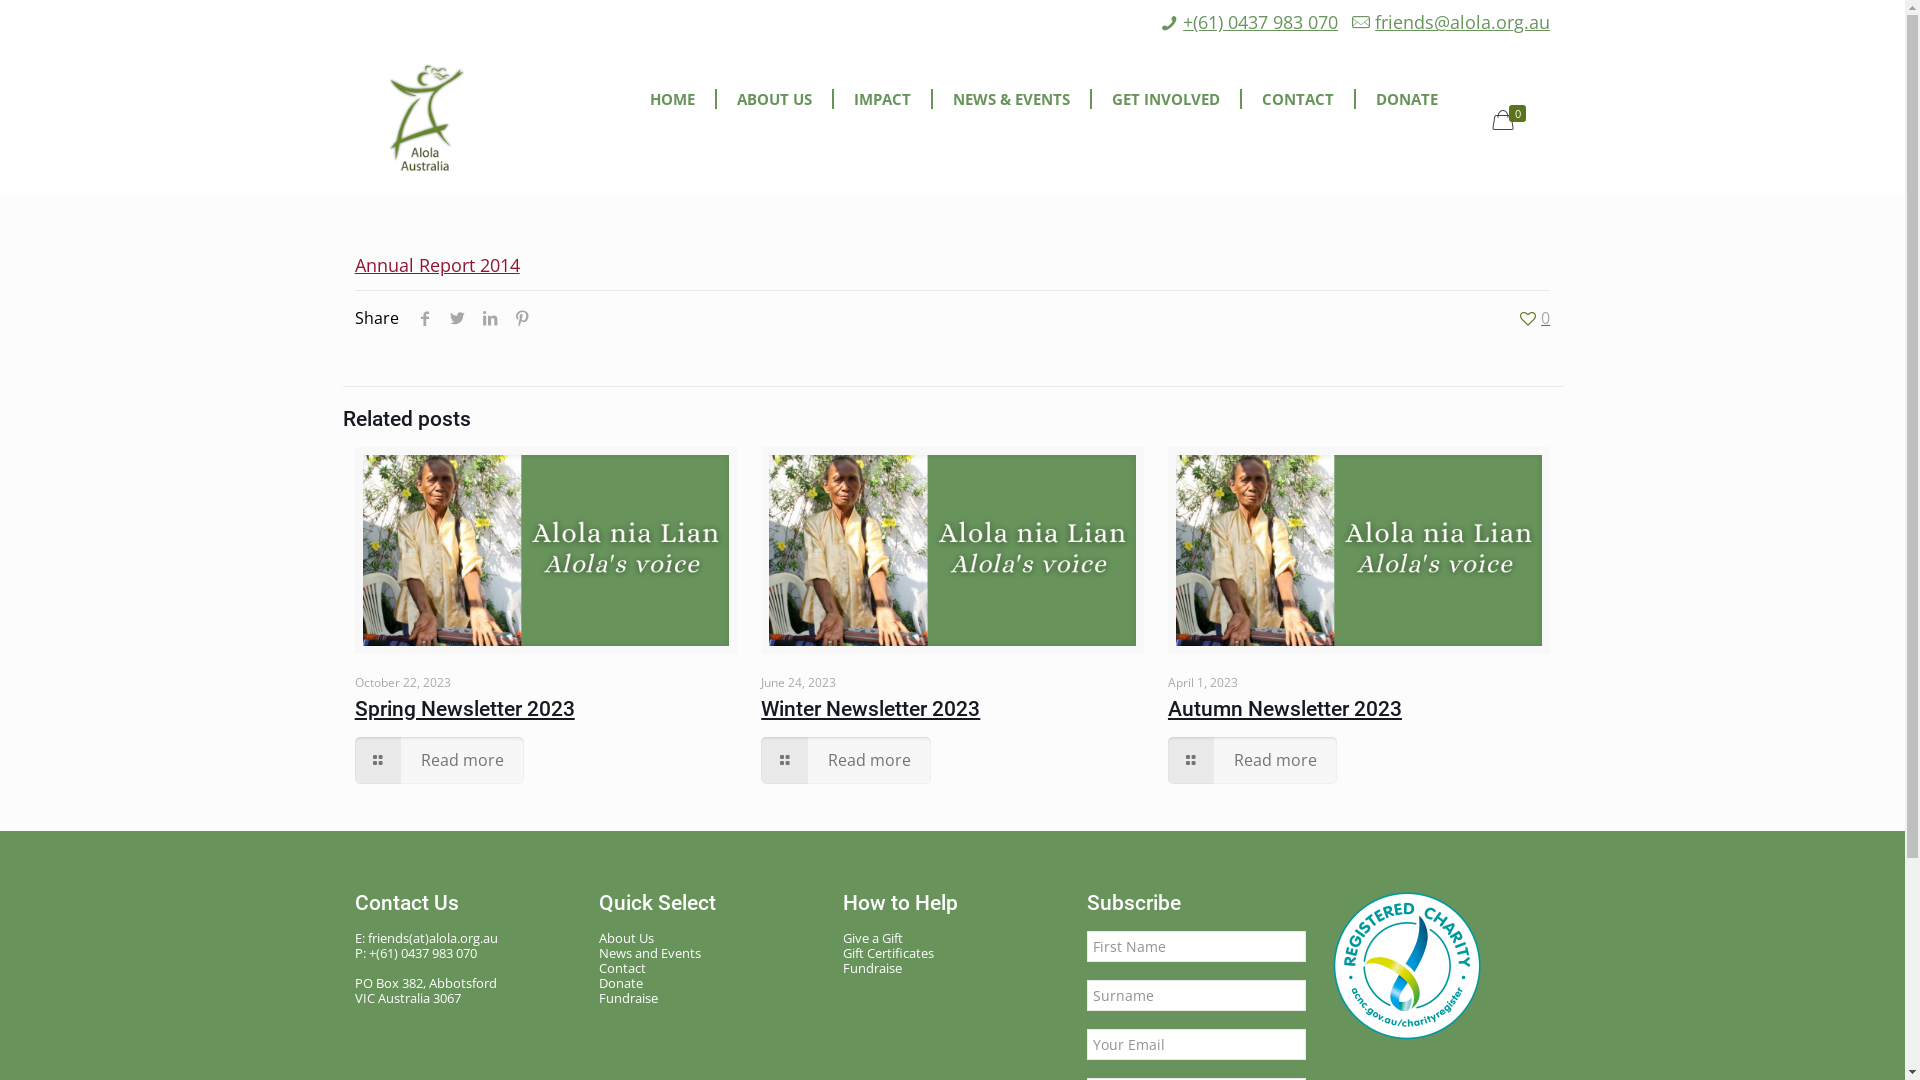 This screenshot has width=1920, height=1080. What do you see at coordinates (1285, 708) in the screenshot?
I see `'Autumn Newsletter 2023'` at bounding box center [1285, 708].